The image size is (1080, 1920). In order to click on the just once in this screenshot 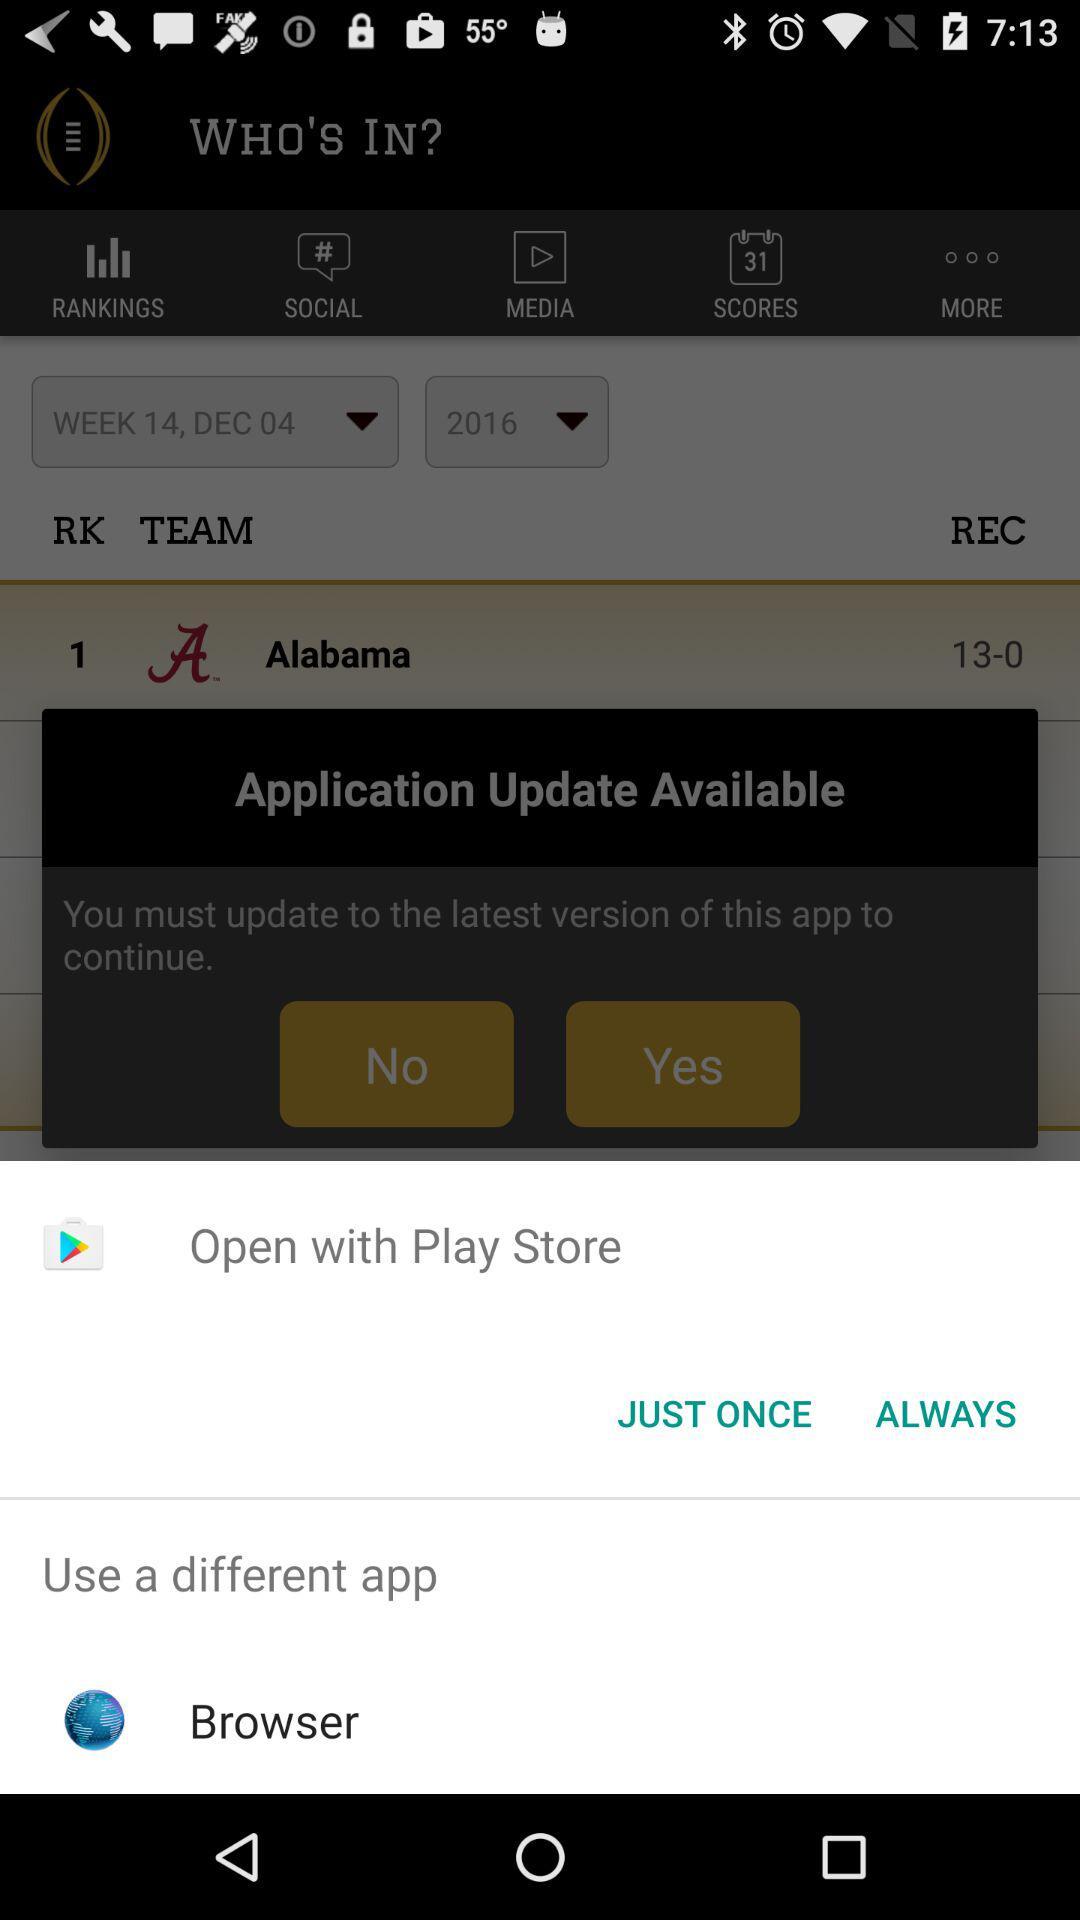, I will do `click(713, 1411)`.